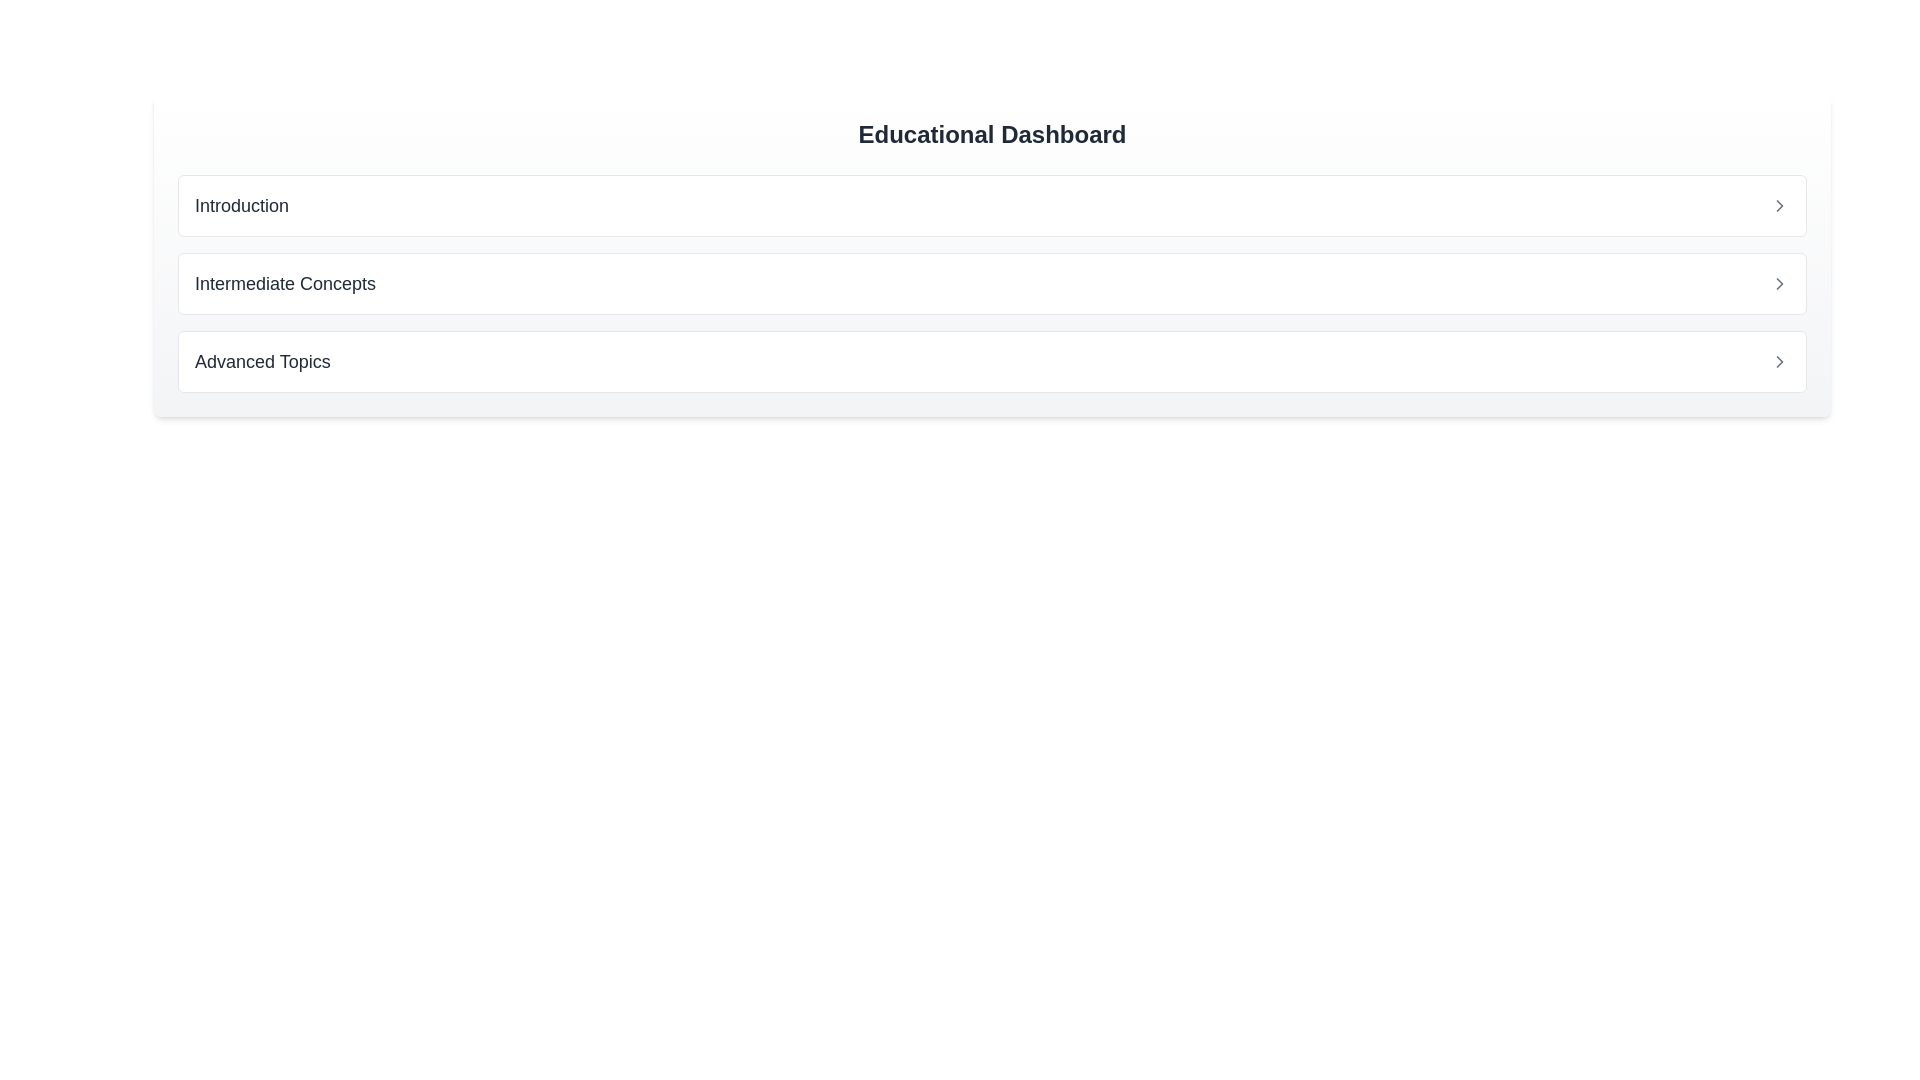 This screenshot has height=1080, width=1920. Describe the element at coordinates (1780, 205) in the screenshot. I see `the Chevron icon located to the right of the 'Introduction' item in the navigation list` at that location.